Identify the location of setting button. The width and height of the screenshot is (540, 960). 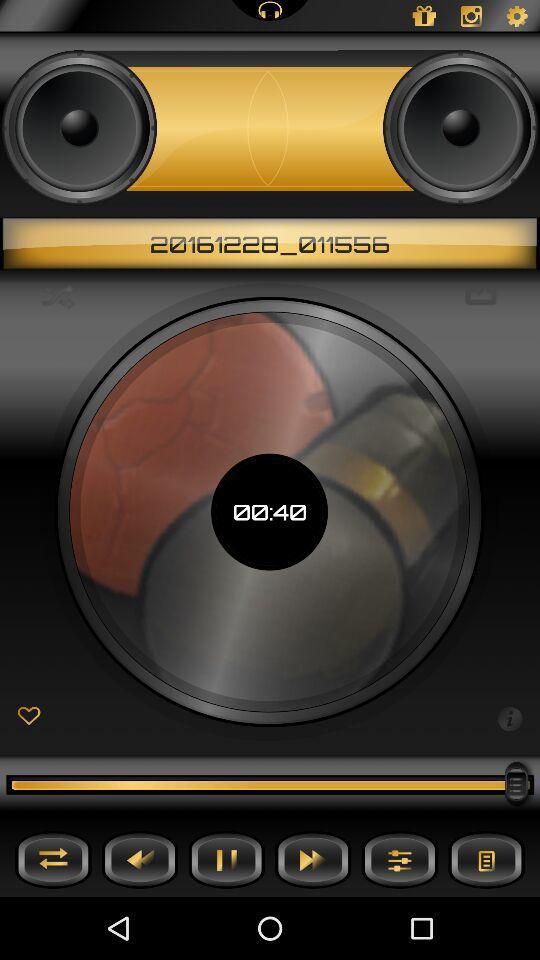
(399, 858).